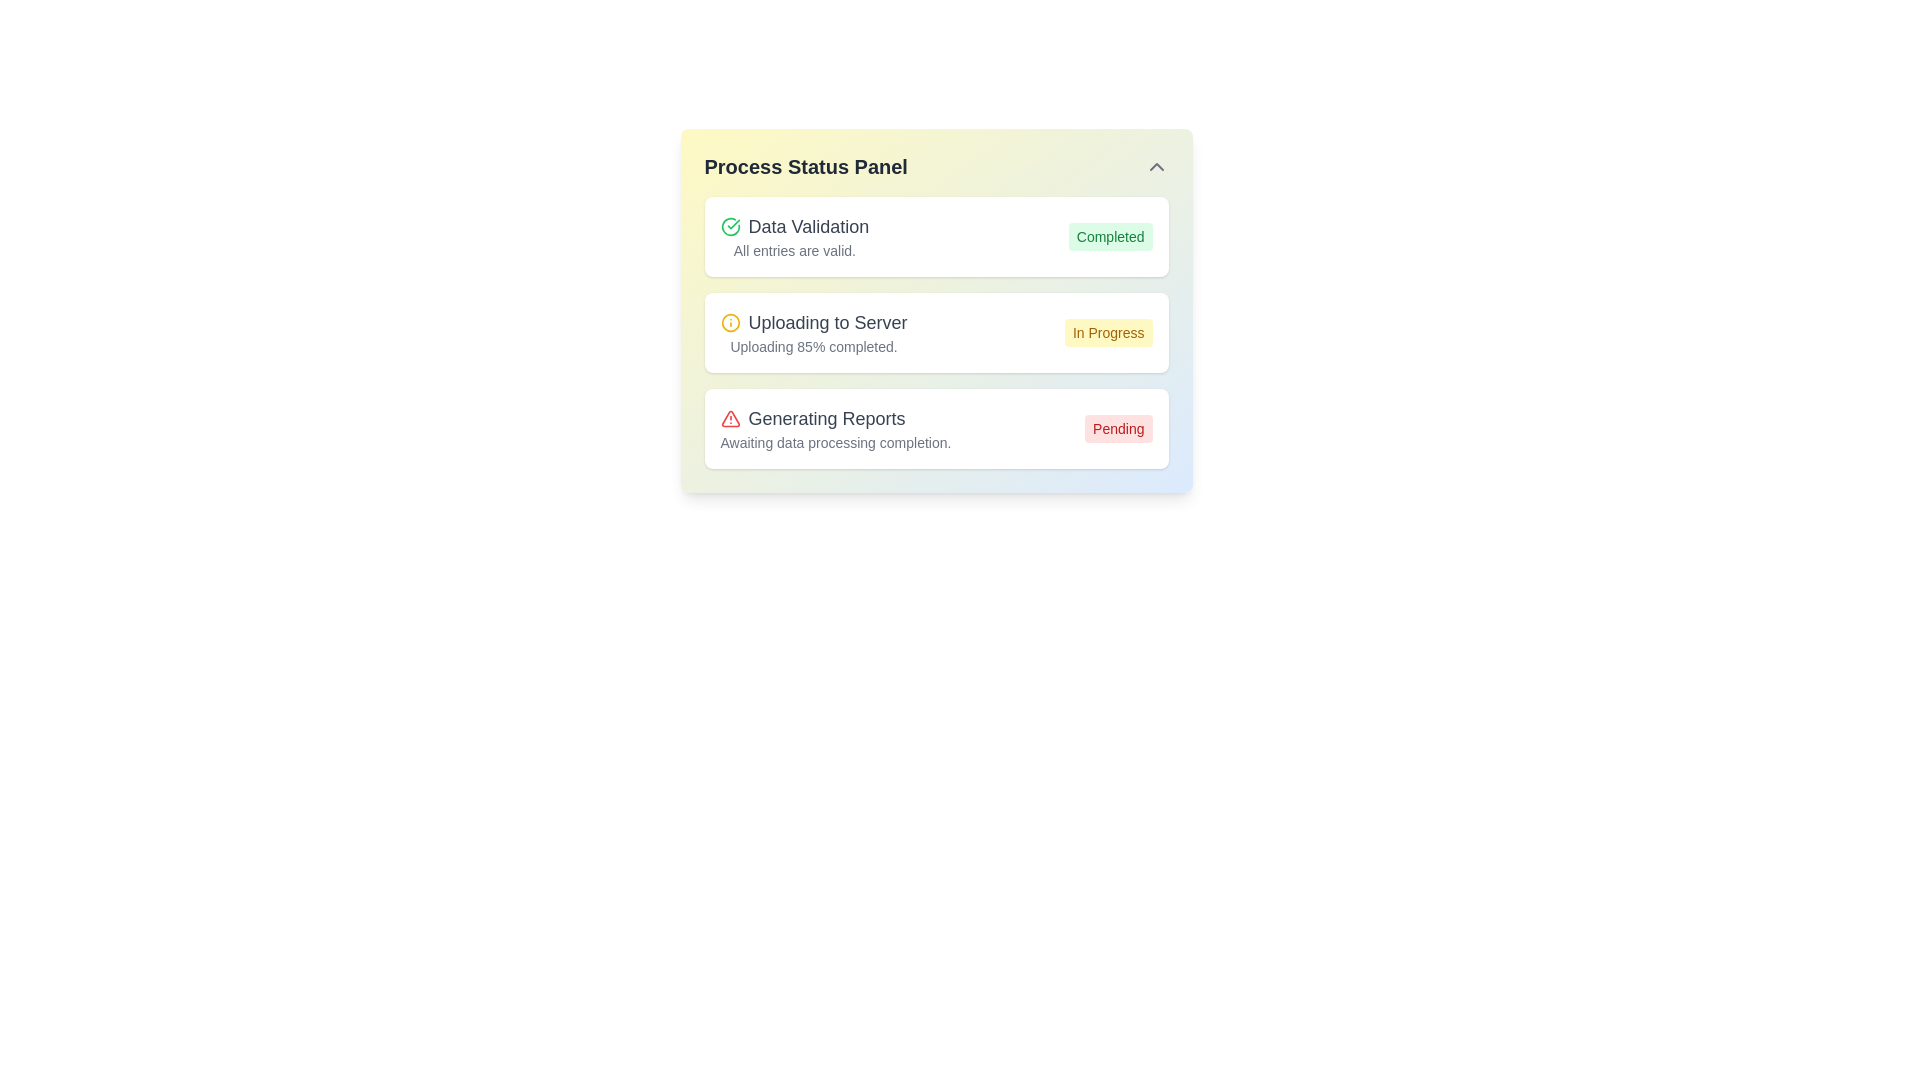  What do you see at coordinates (835, 442) in the screenshot?
I see `the text element displaying 'Awaiting data processing completion.' located under the 'Generating Reports' heading, indicating a pending status` at bounding box center [835, 442].